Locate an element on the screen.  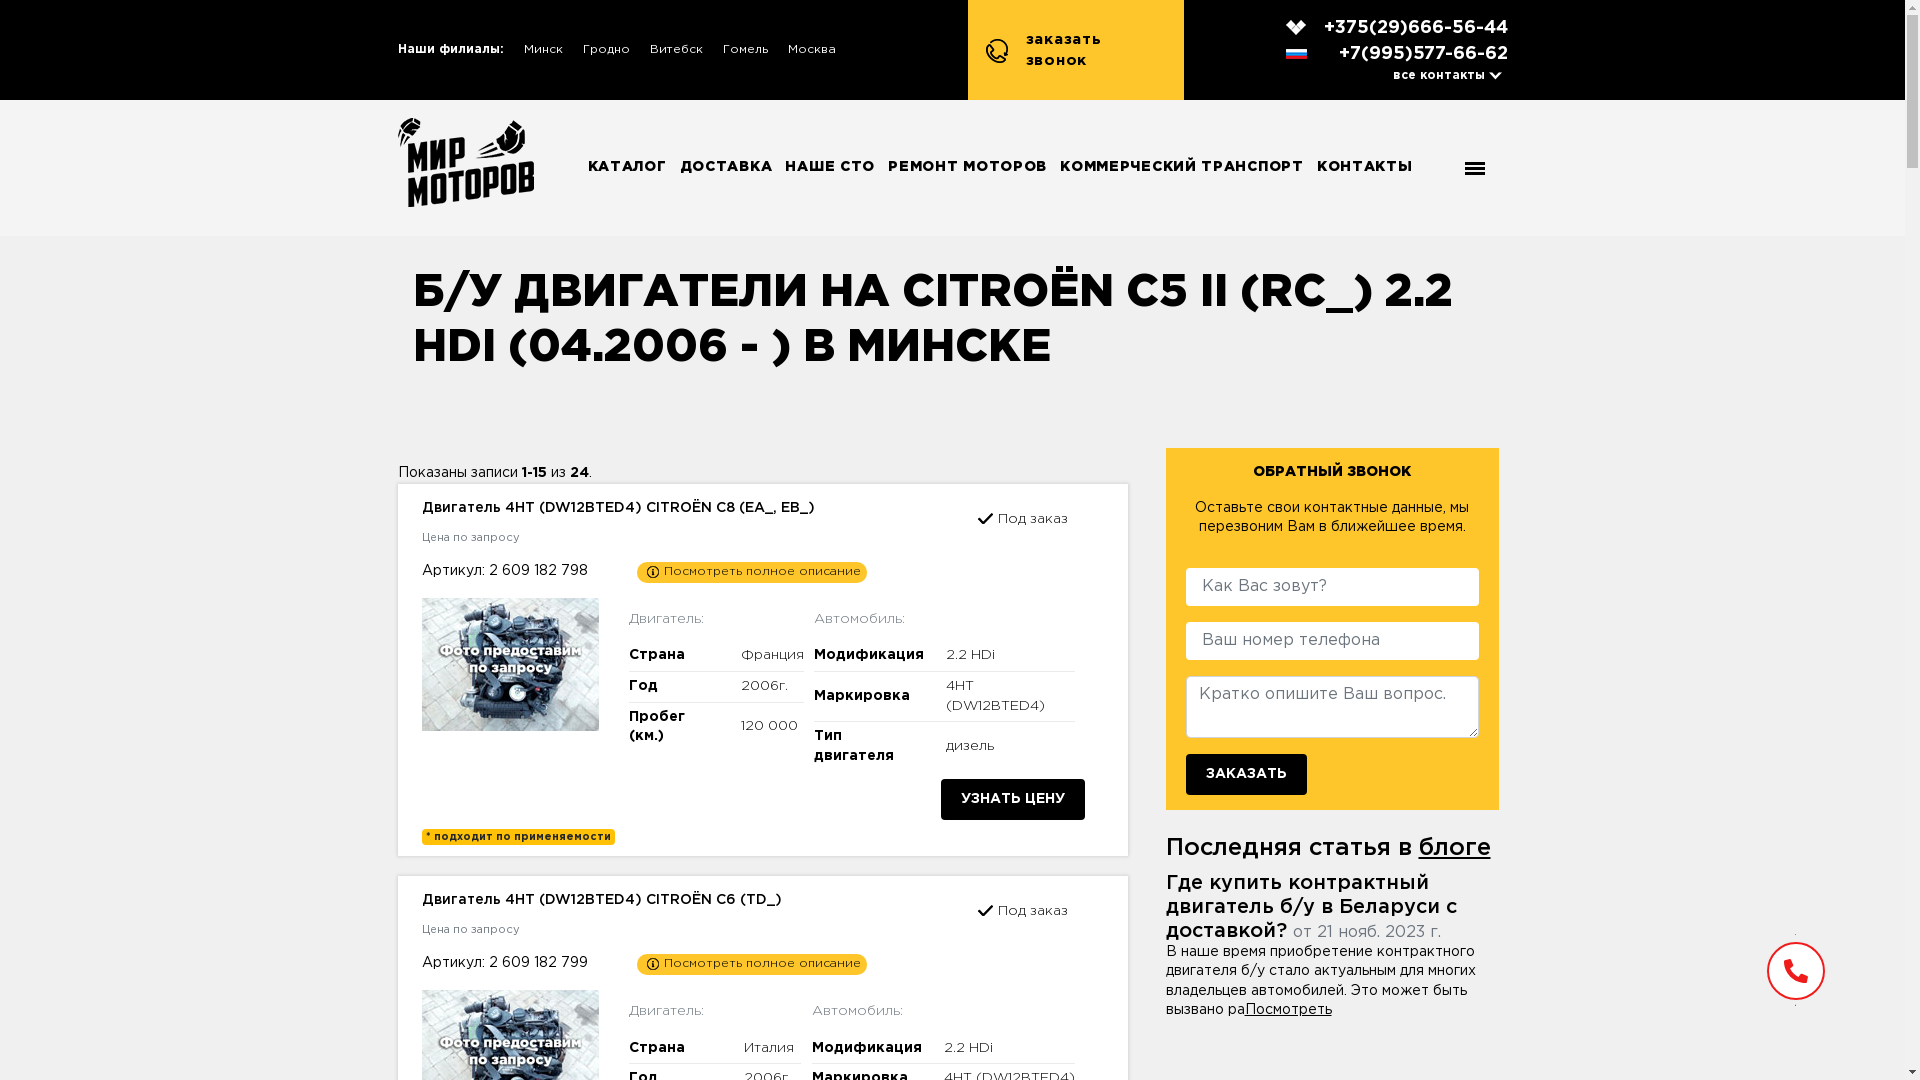
'2.2 HDi' is located at coordinates (968, 1047).